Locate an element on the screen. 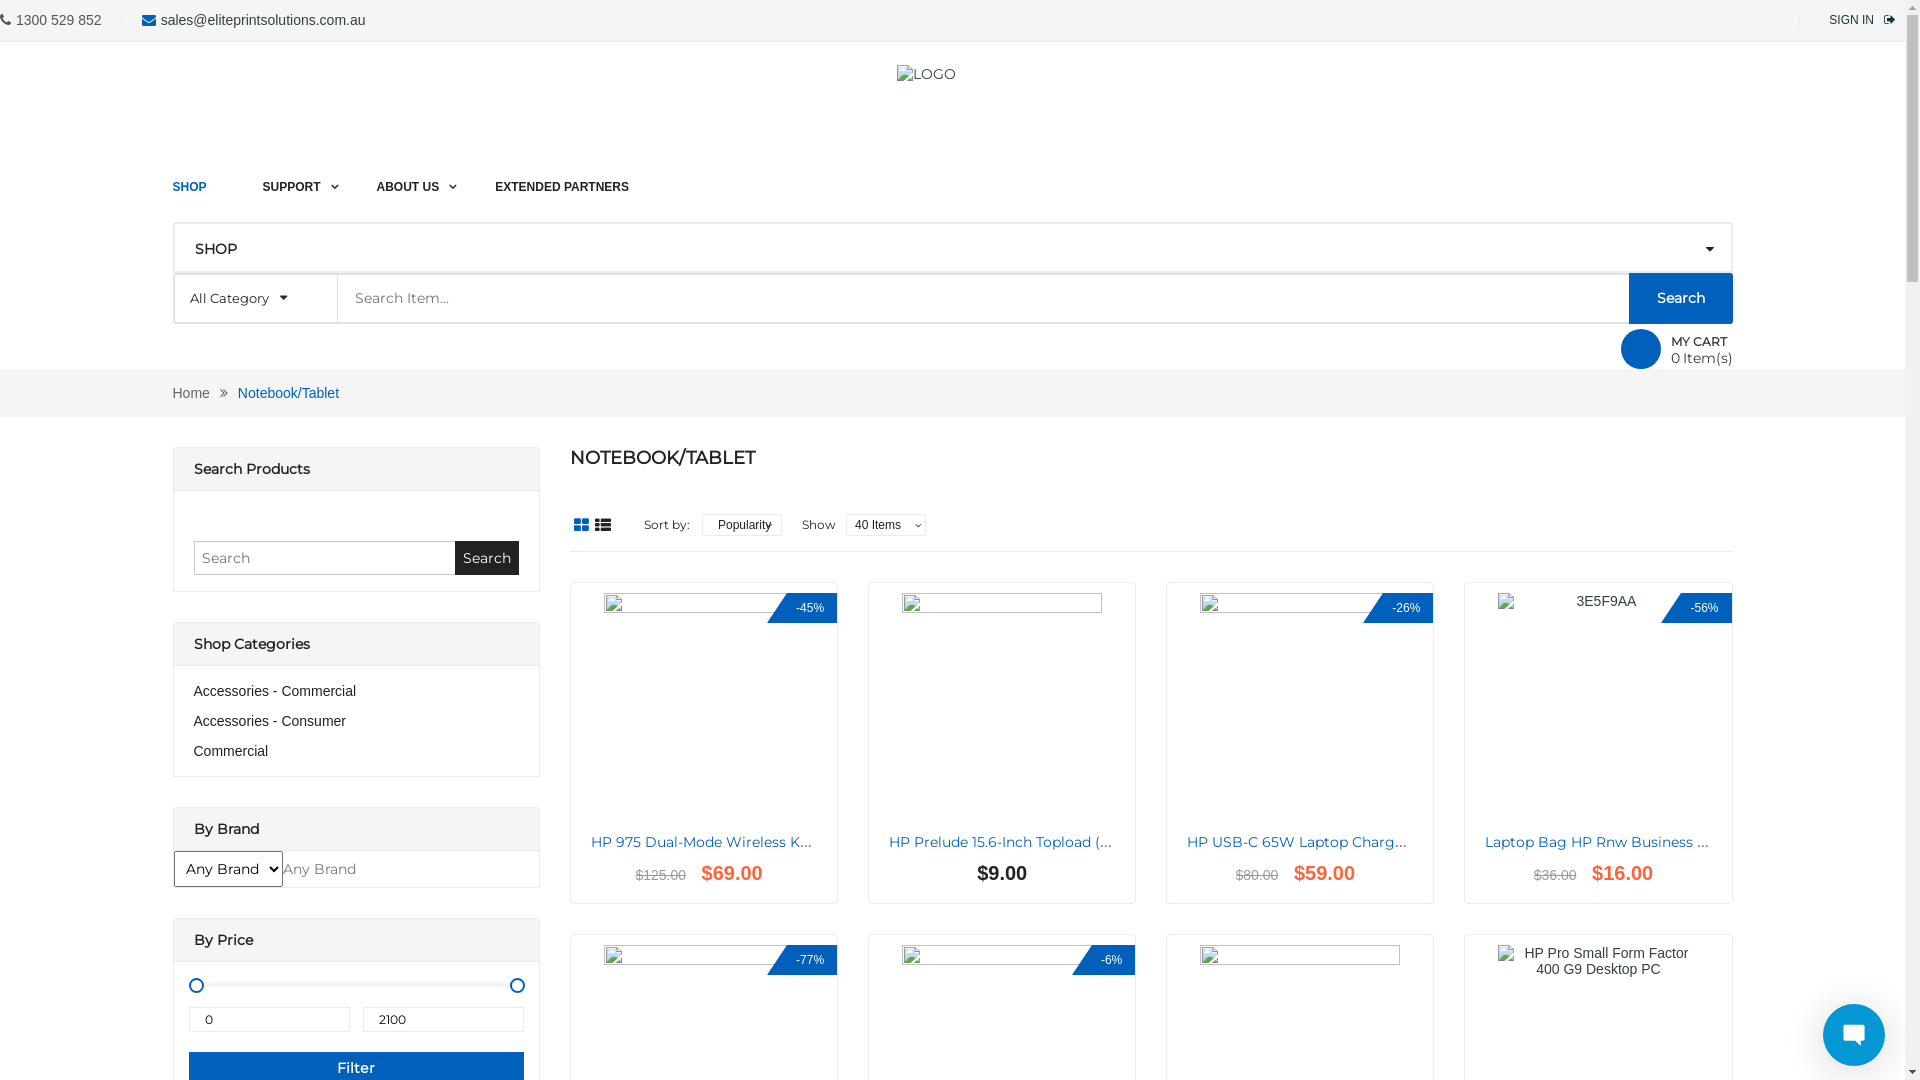 The image size is (1920, 1080). 'Home' is located at coordinates (190, 393).